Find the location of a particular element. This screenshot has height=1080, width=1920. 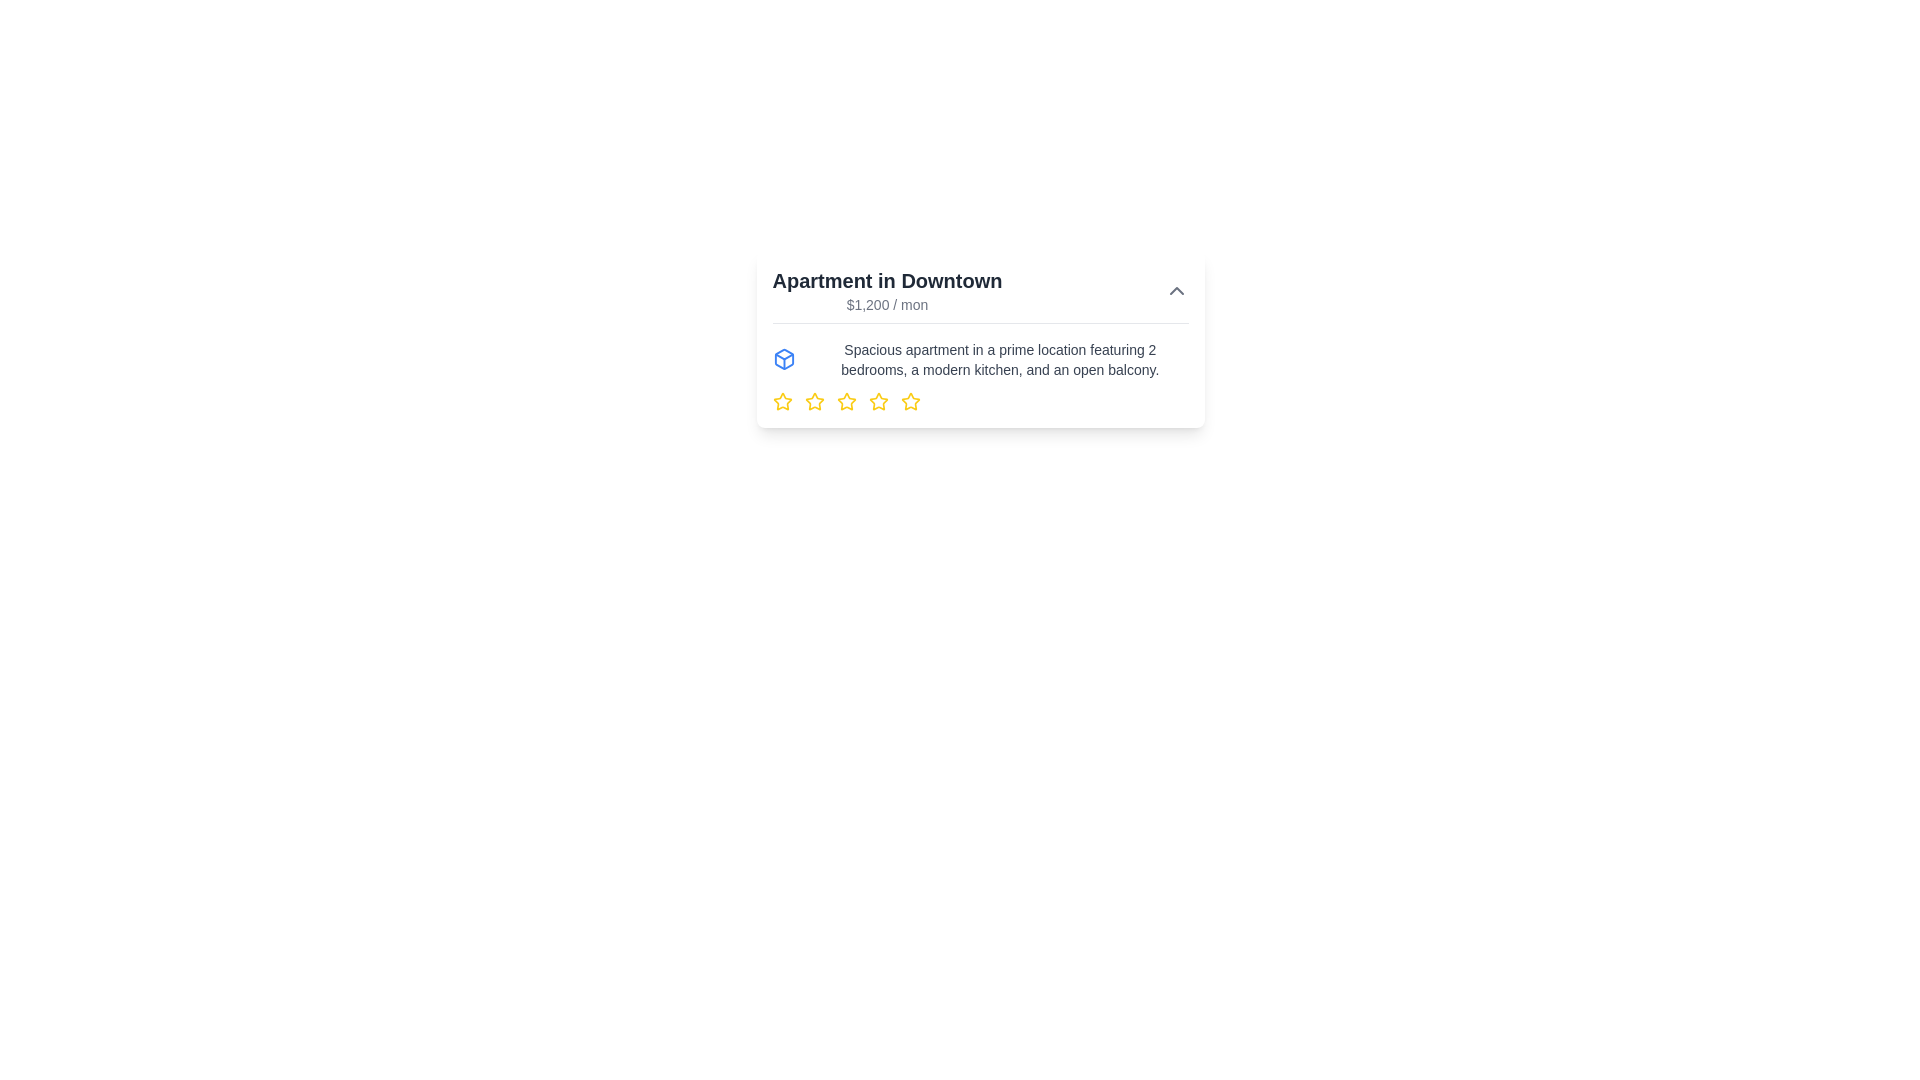

the second star icon from the left in the rating system is located at coordinates (846, 401).